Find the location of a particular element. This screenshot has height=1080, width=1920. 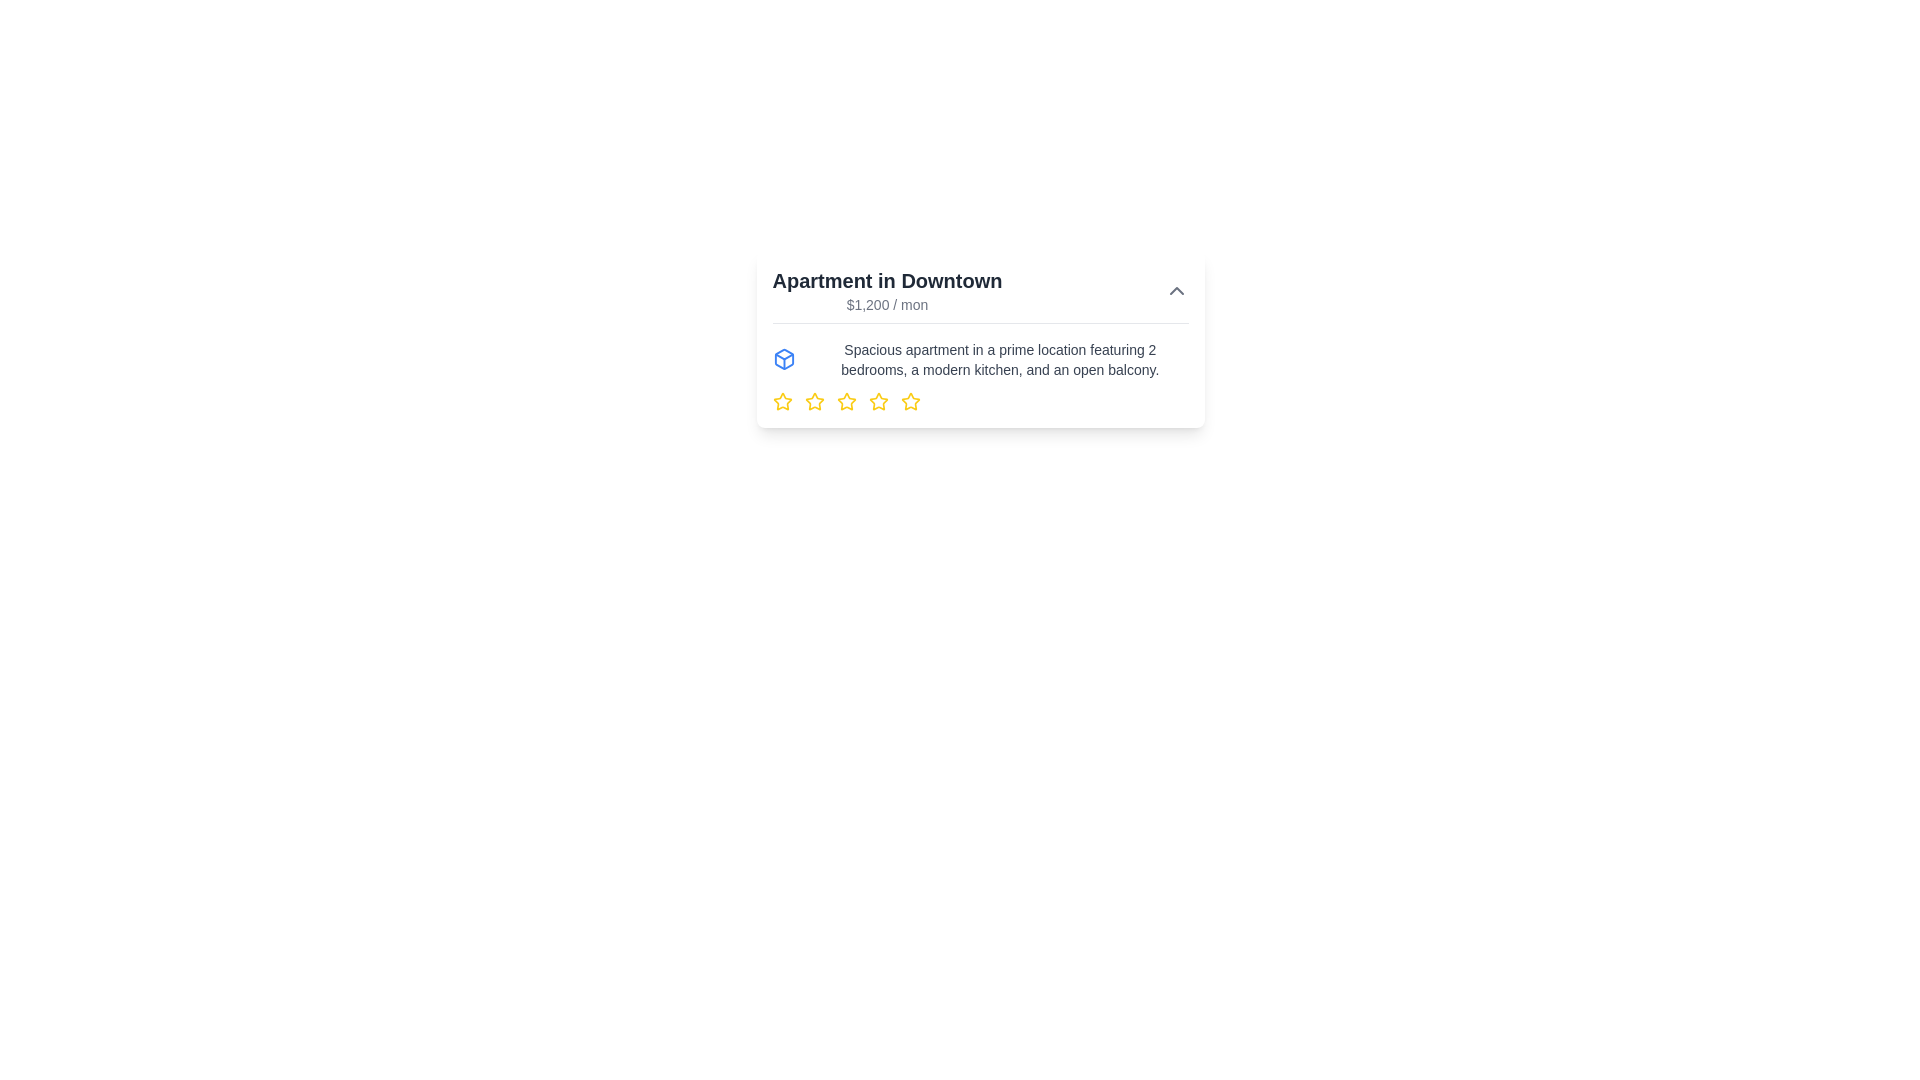

the second star icon from the left in the rating system is located at coordinates (846, 401).